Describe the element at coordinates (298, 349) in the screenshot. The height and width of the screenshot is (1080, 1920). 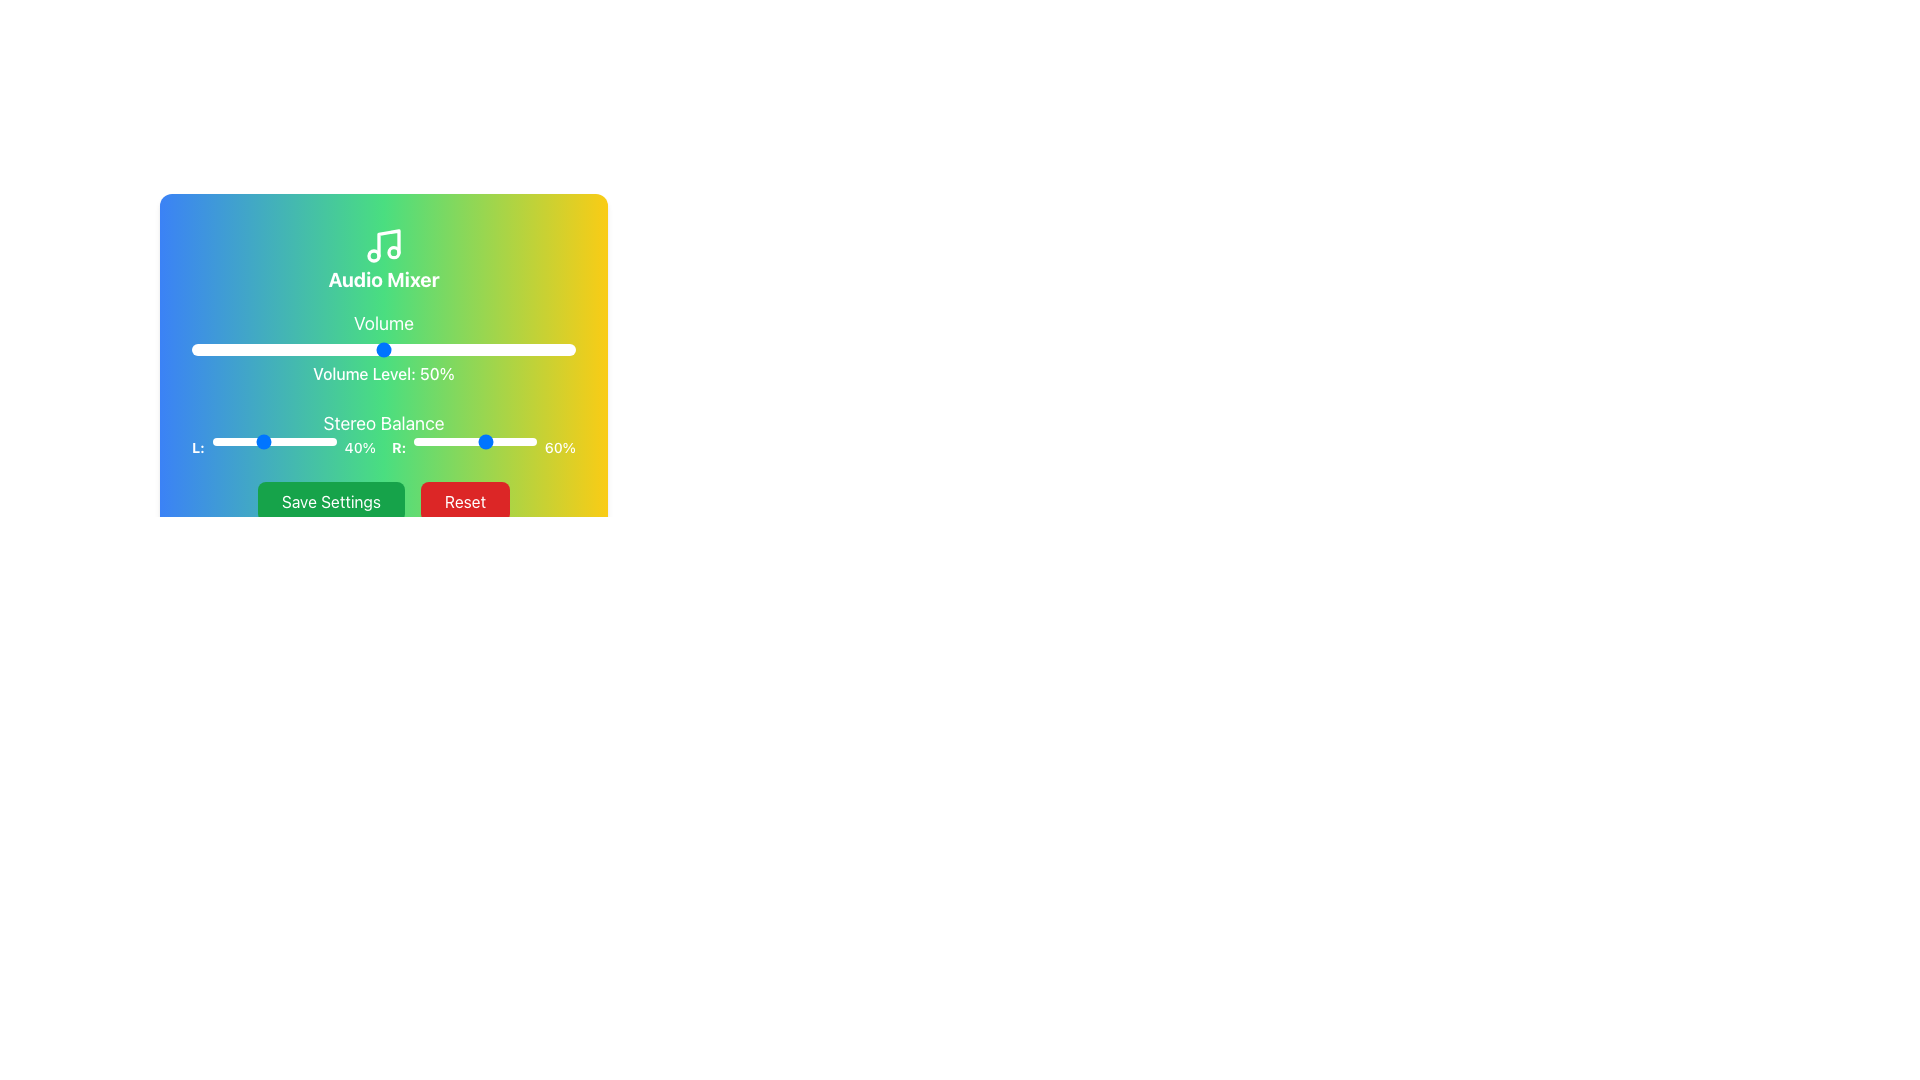
I see `the volume` at that location.